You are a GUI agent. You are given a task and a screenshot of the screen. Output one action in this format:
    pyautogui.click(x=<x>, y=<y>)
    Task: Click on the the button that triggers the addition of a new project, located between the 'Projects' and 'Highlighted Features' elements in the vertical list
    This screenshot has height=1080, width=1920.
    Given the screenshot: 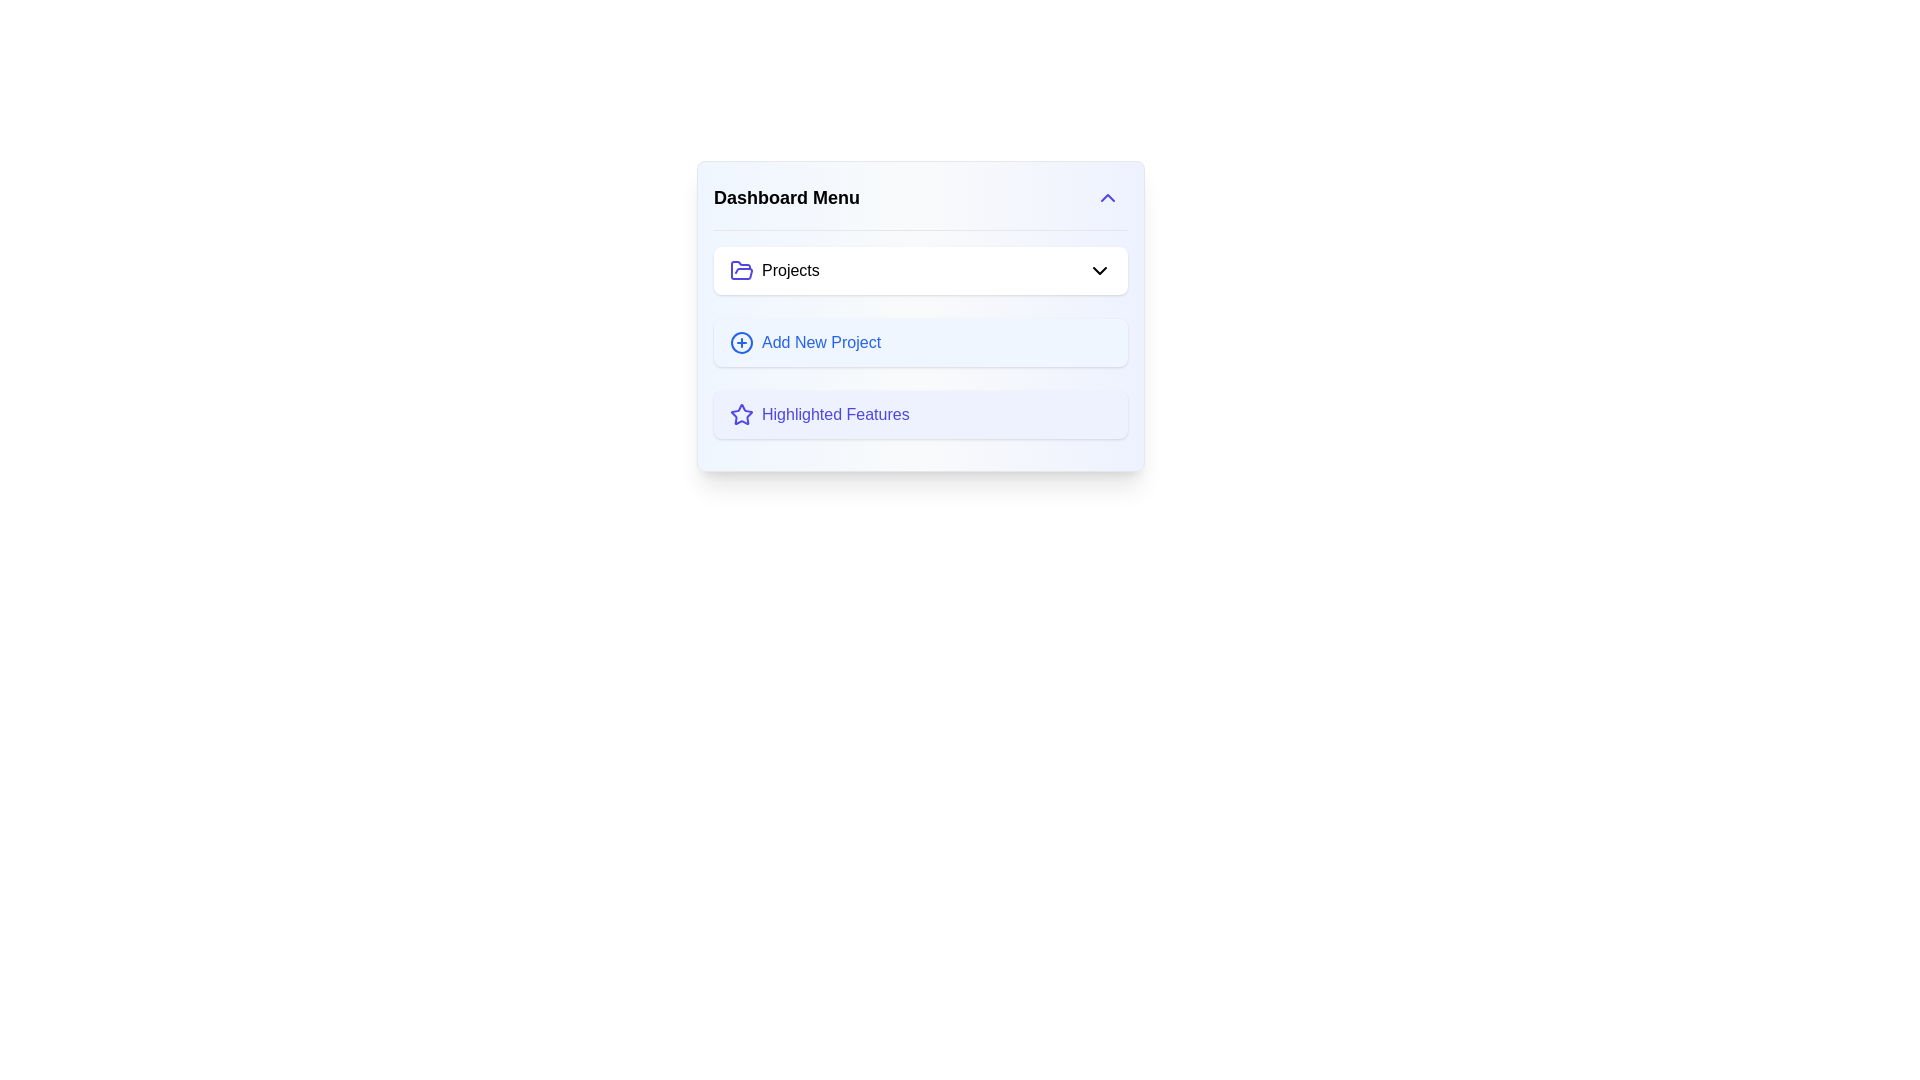 What is the action you would take?
    pyautogui.click(x=920, y=342)
    